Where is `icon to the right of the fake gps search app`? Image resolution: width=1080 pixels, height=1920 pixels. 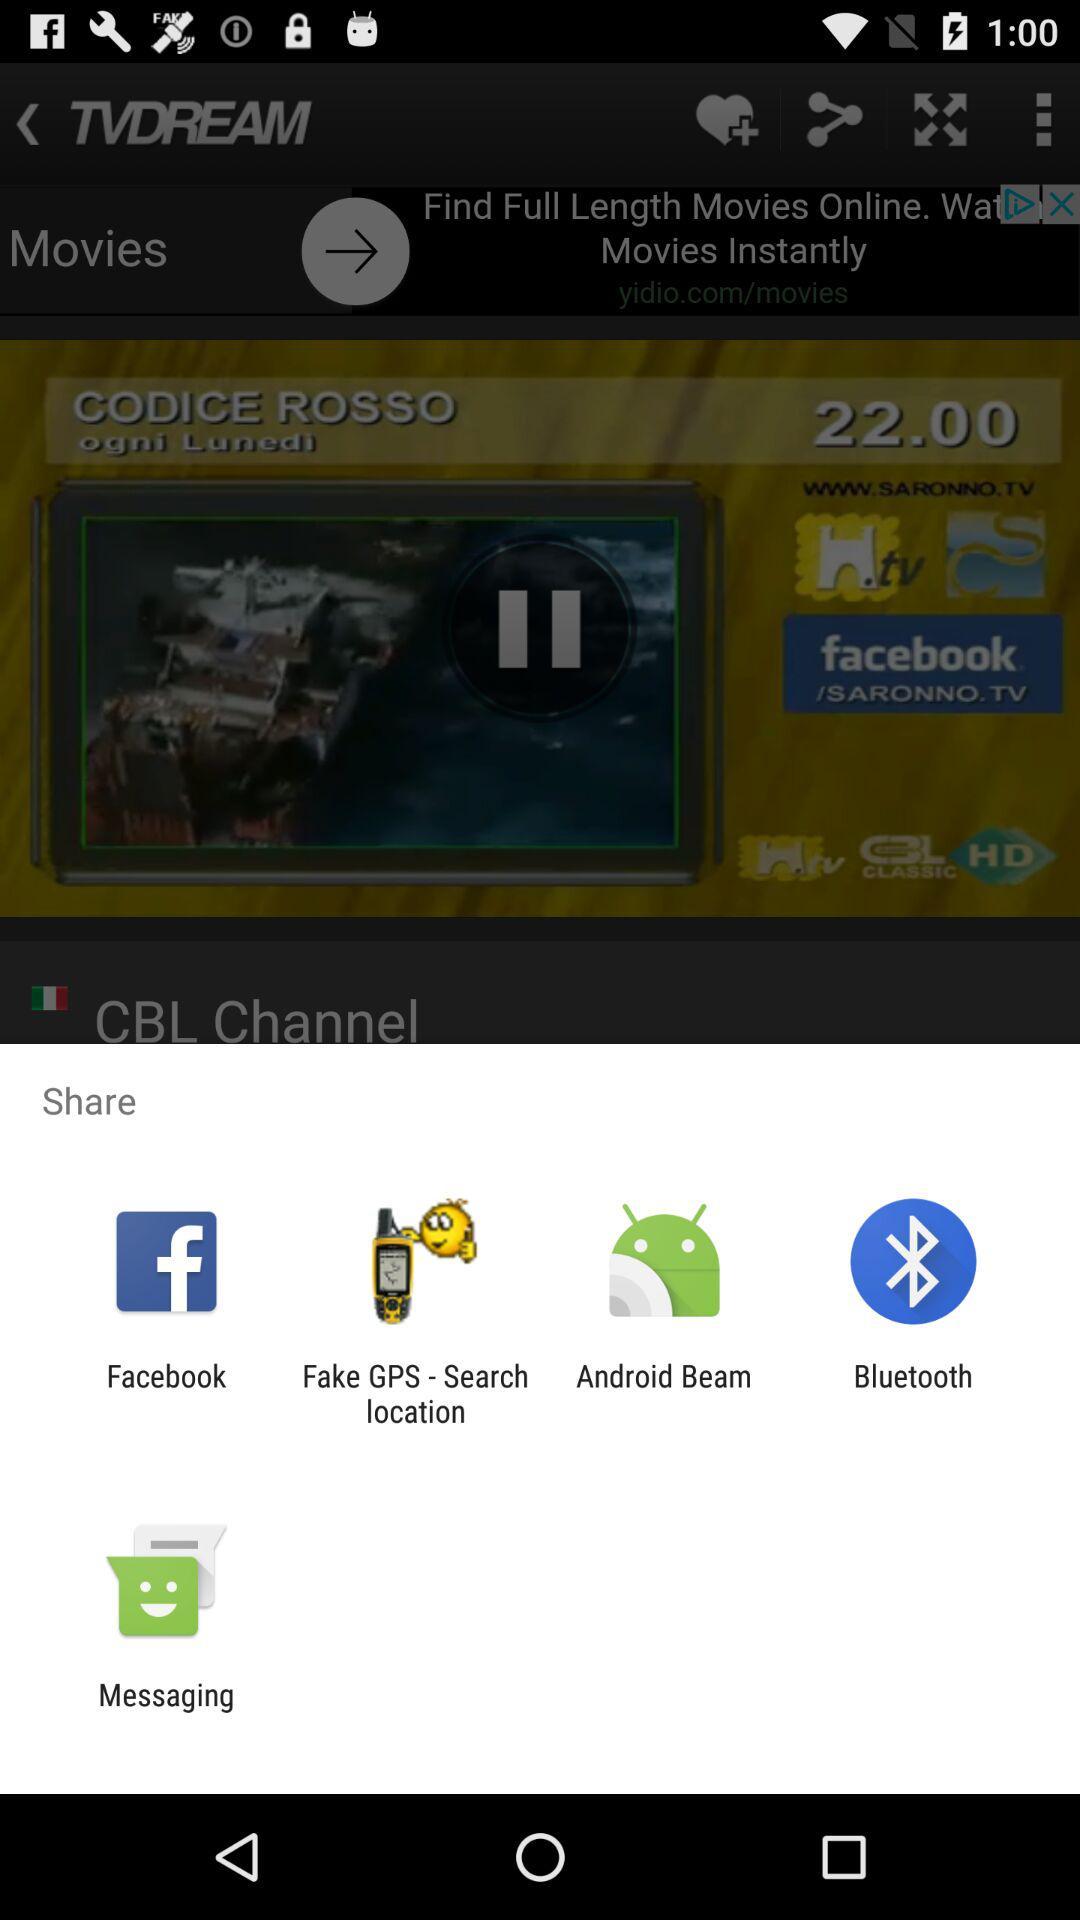
icon to the right of the fake gps search app is located at coordinates (664, 1392).